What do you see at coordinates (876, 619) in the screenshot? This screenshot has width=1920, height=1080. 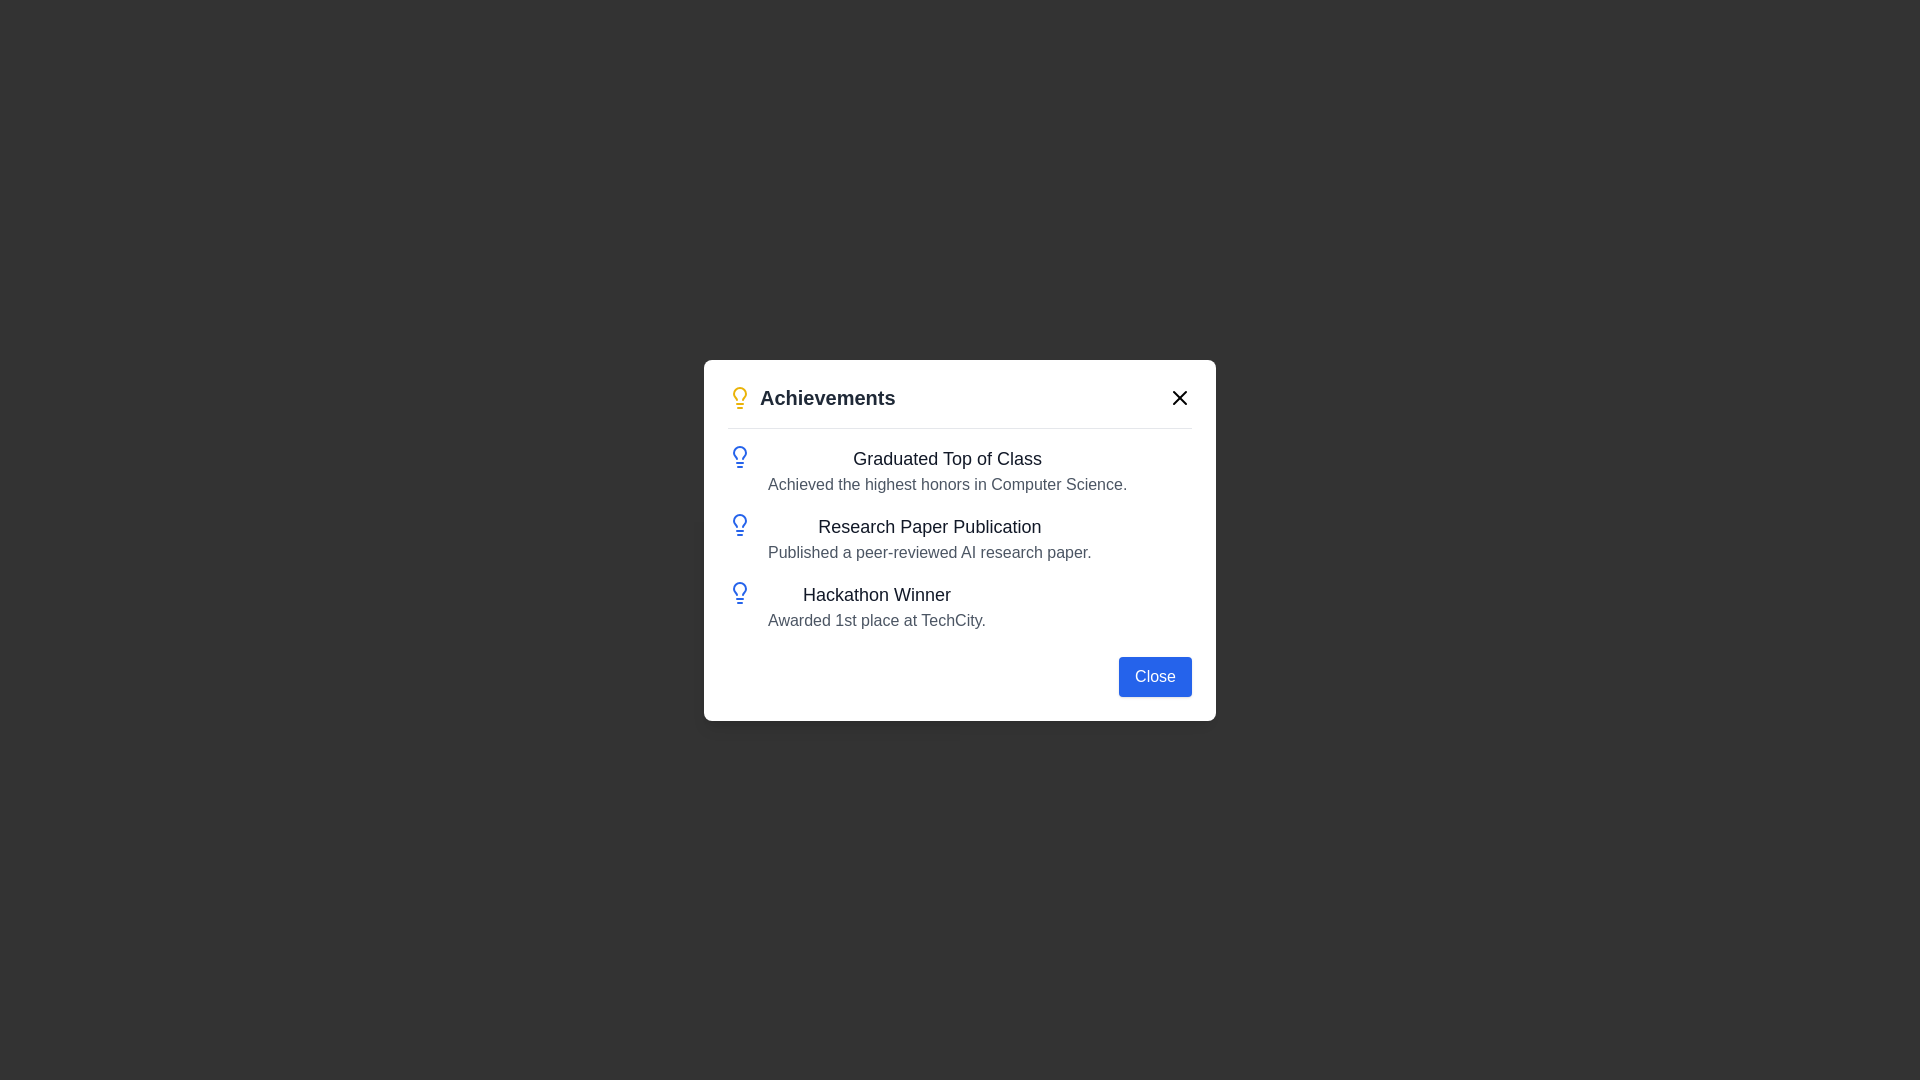 I see `text snippet 'Awarded 1st place at TechCity.' located in the 'Hackathon Winner' section of the 'Achievements' panel, beneath the subtitle 'Hackathon Winner'` at bounding box center [876, 619].